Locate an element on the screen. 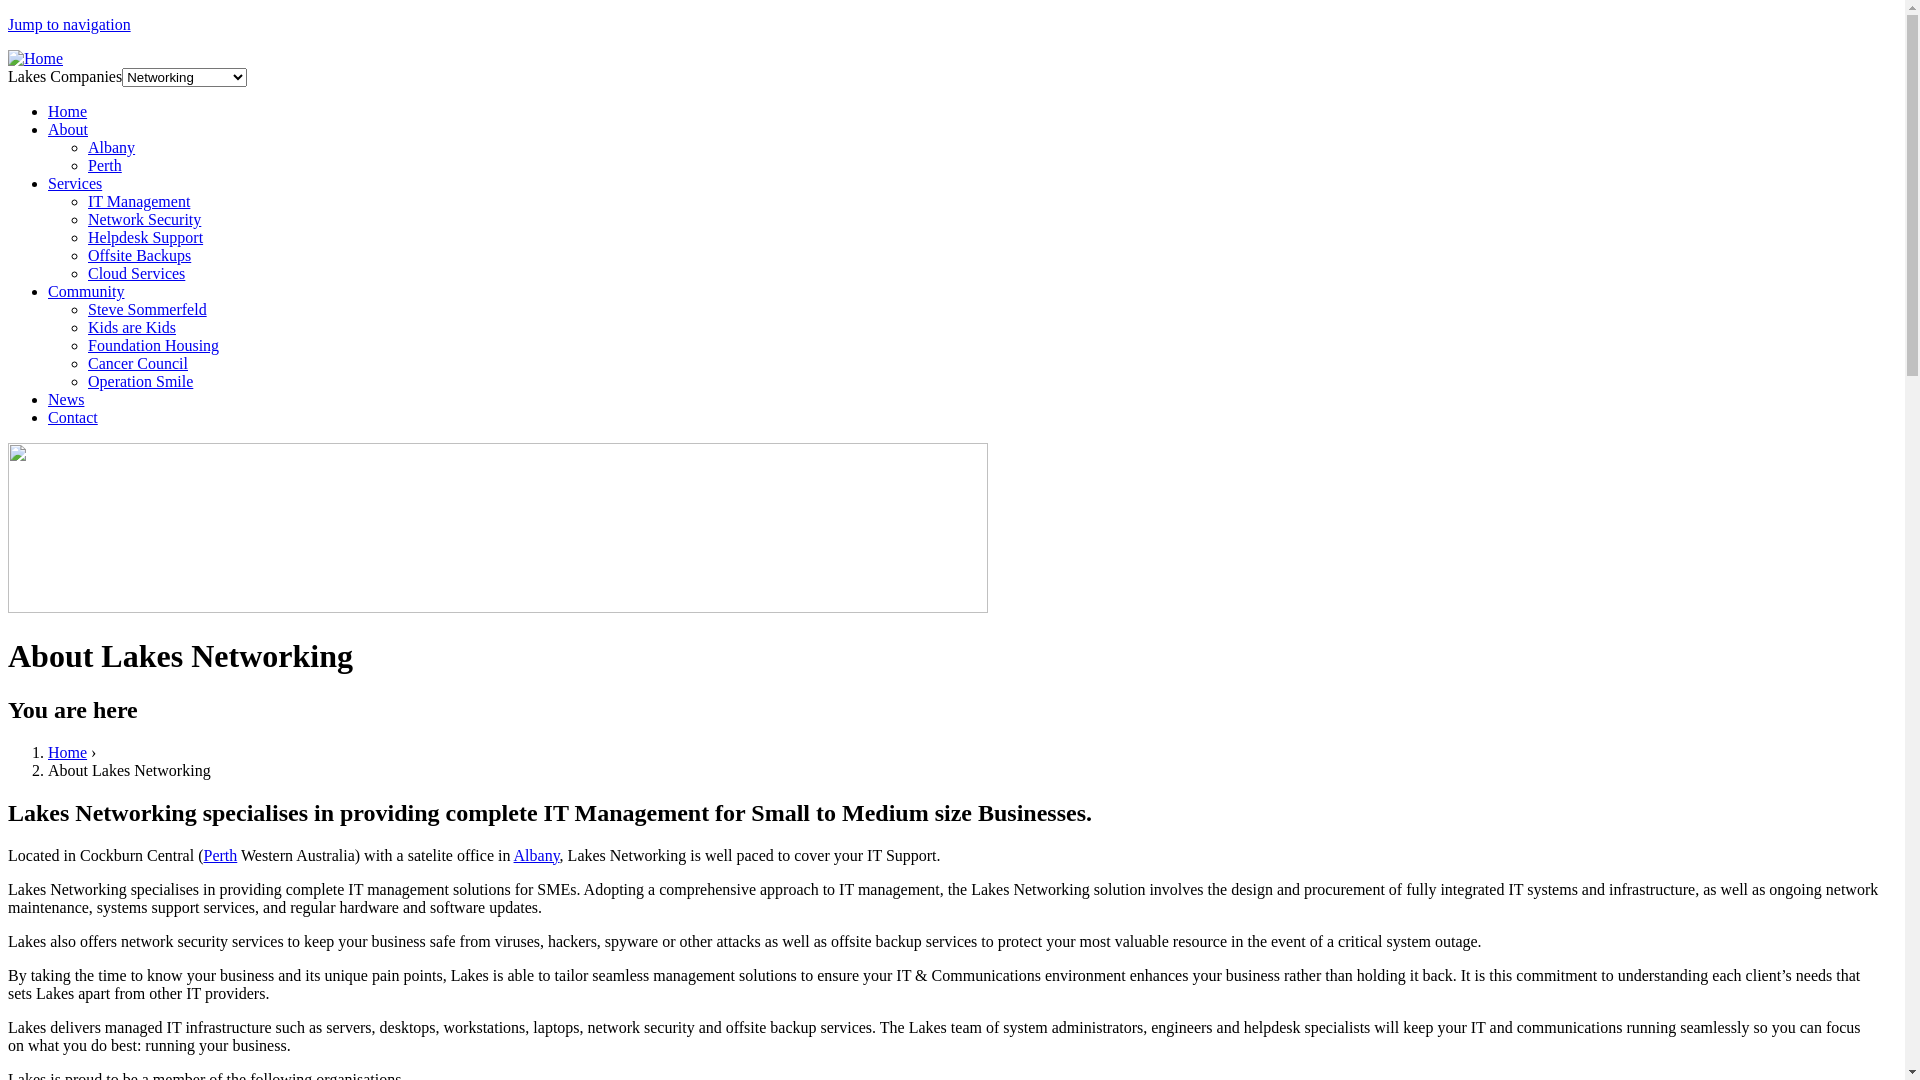  'Foundation Housing' is located at coordinates (152, 344).